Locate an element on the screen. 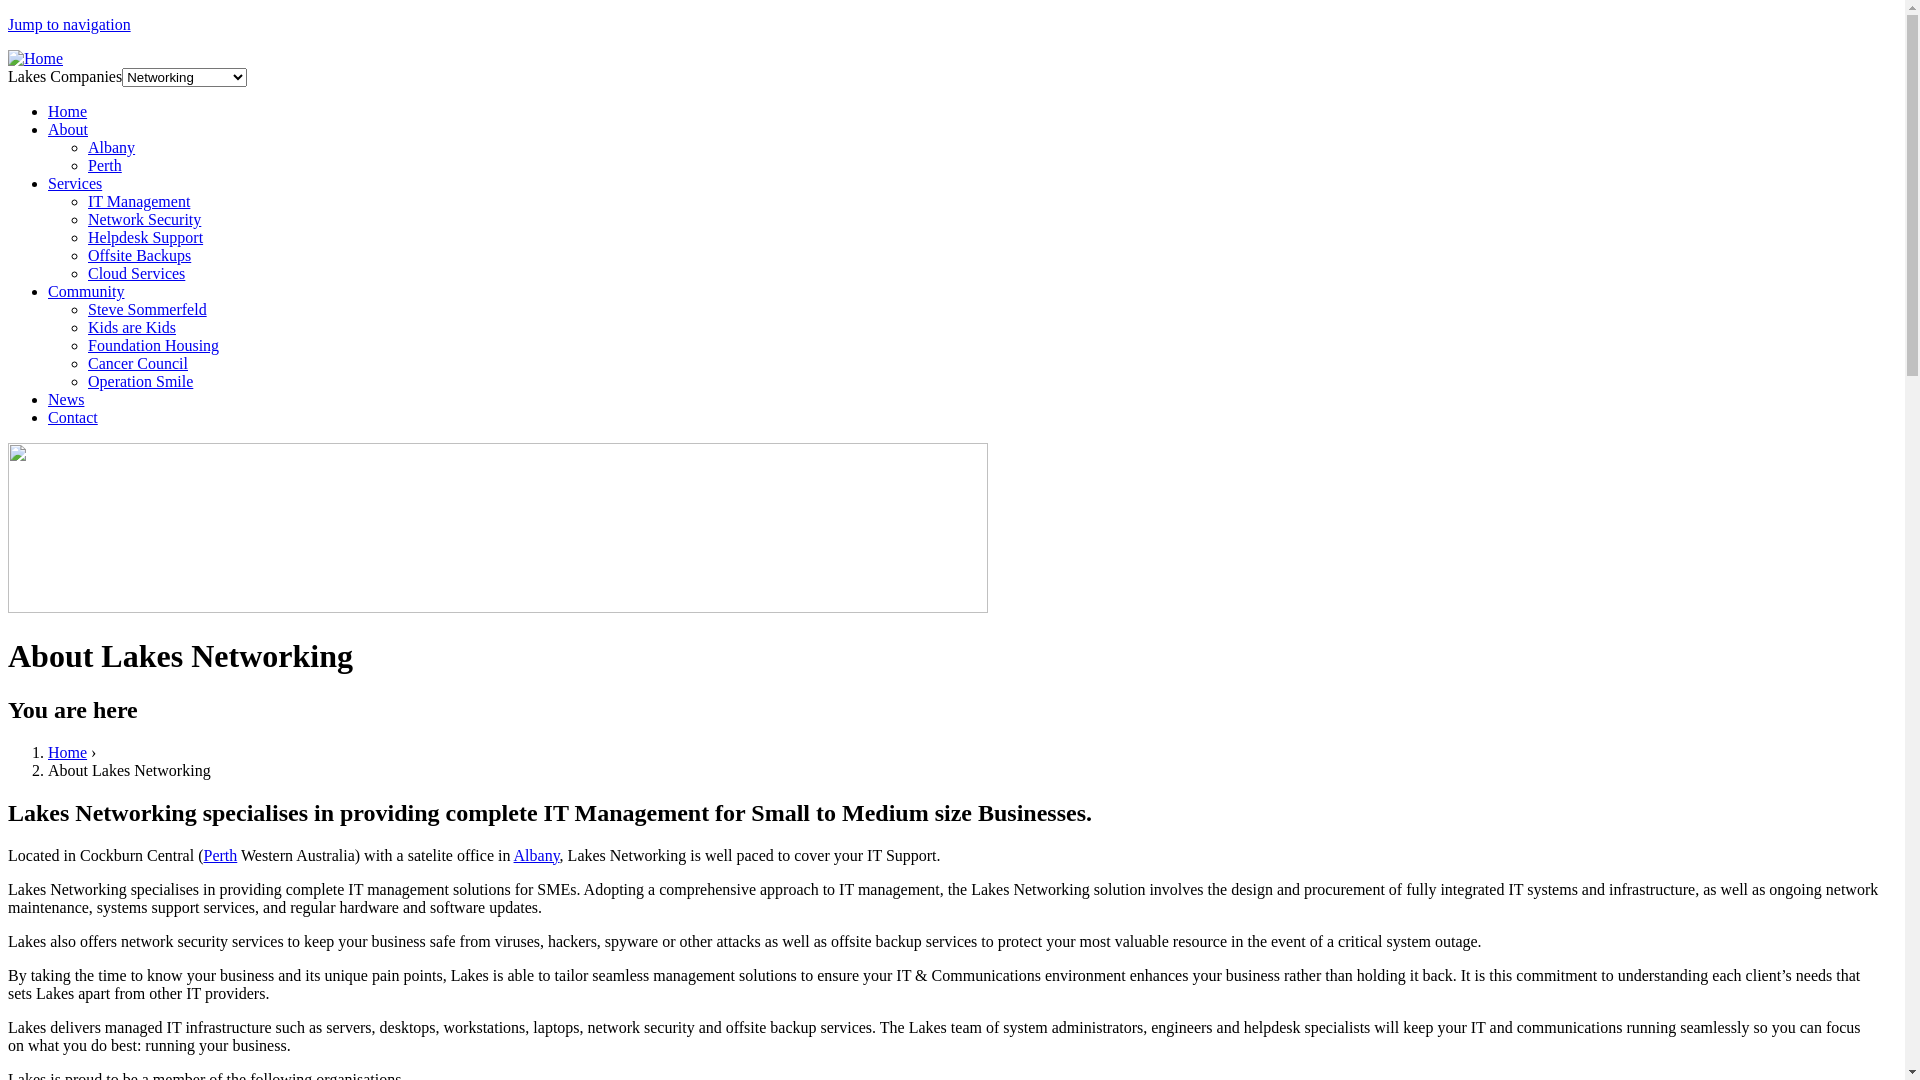  'Foundation Housing' is located at coordinates (152, 344).